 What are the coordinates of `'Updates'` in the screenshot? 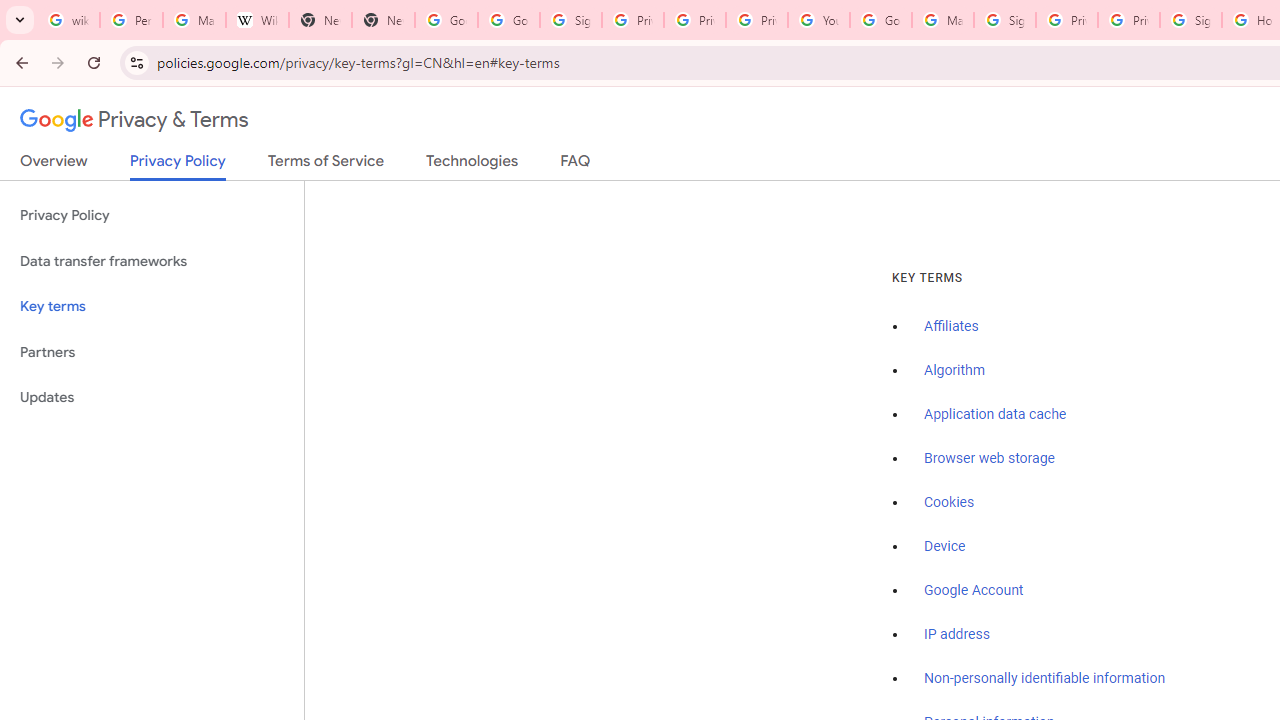 It's located at (151, 398).